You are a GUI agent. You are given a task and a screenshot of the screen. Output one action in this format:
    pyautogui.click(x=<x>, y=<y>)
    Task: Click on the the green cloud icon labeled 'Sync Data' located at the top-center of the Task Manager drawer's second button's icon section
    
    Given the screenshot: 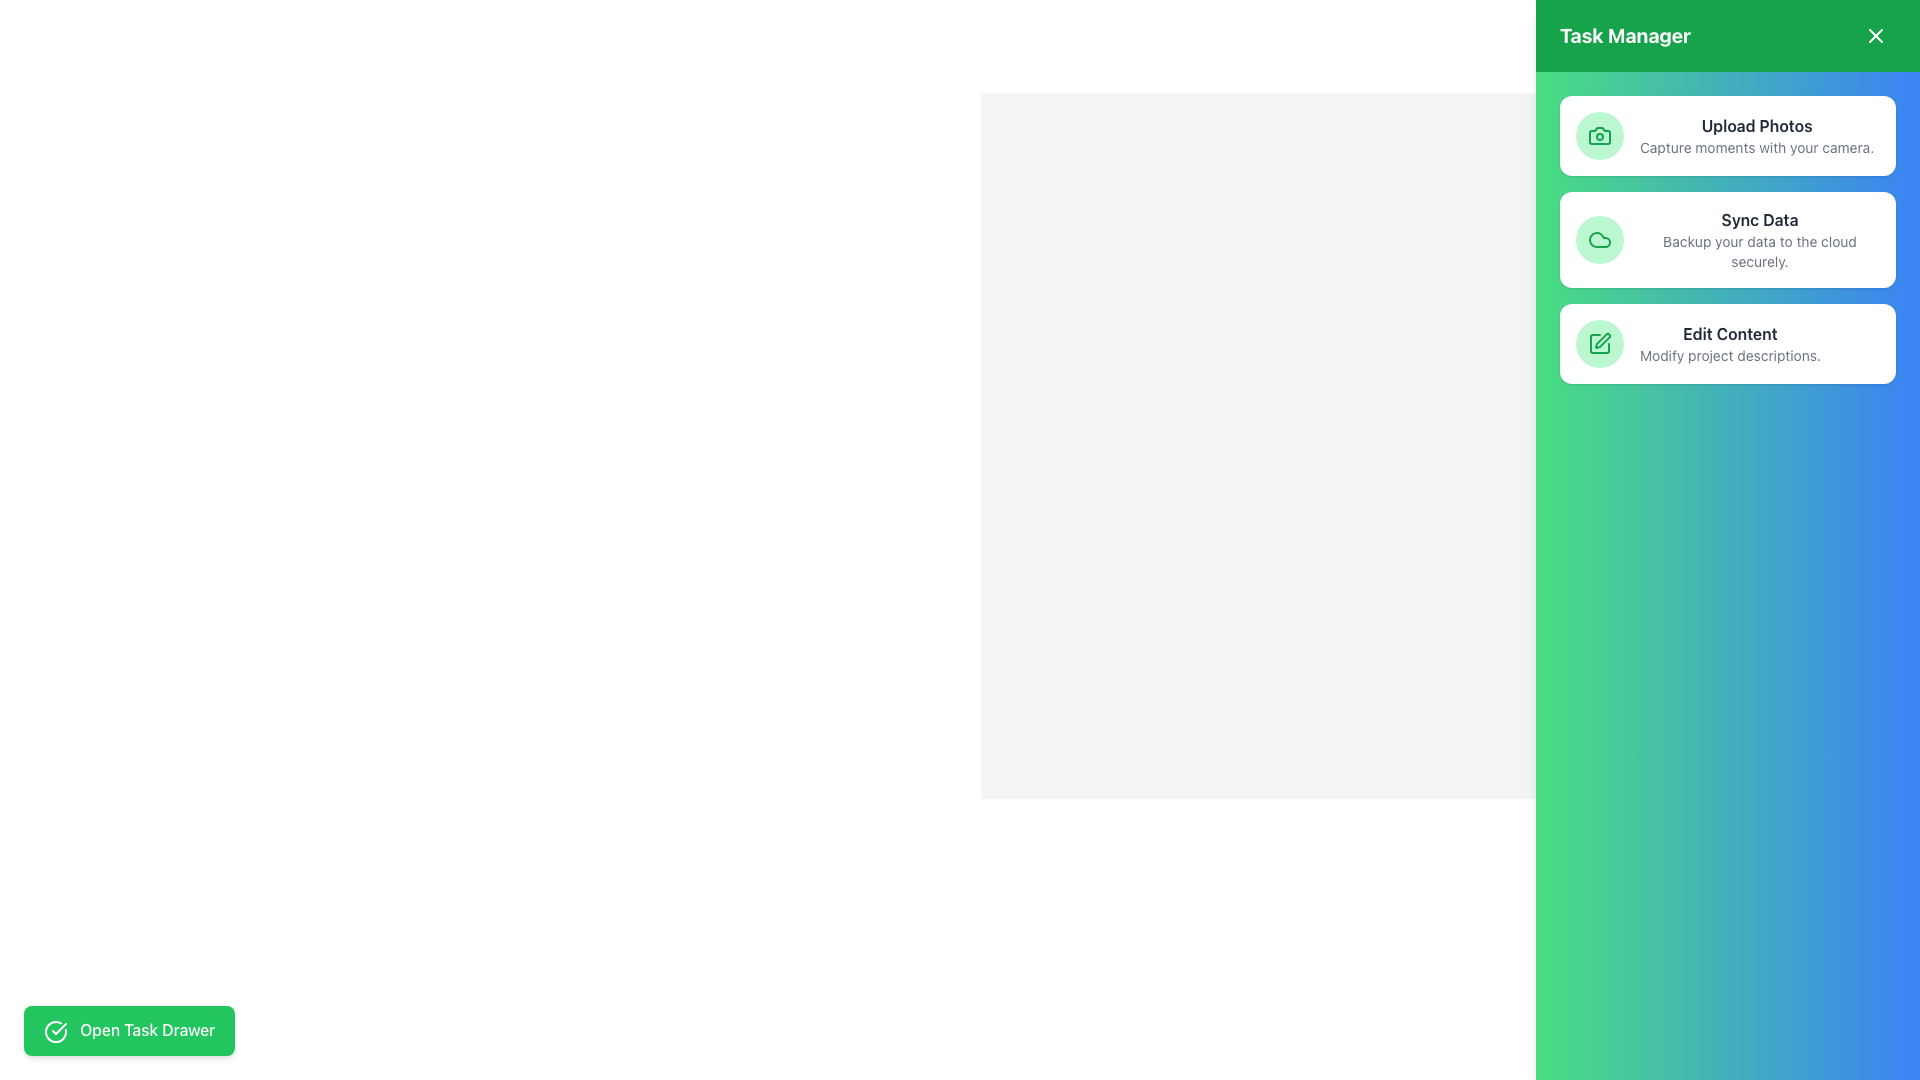 What is the action you would take?
    pyautogui.click(x=1598, y=238)
    